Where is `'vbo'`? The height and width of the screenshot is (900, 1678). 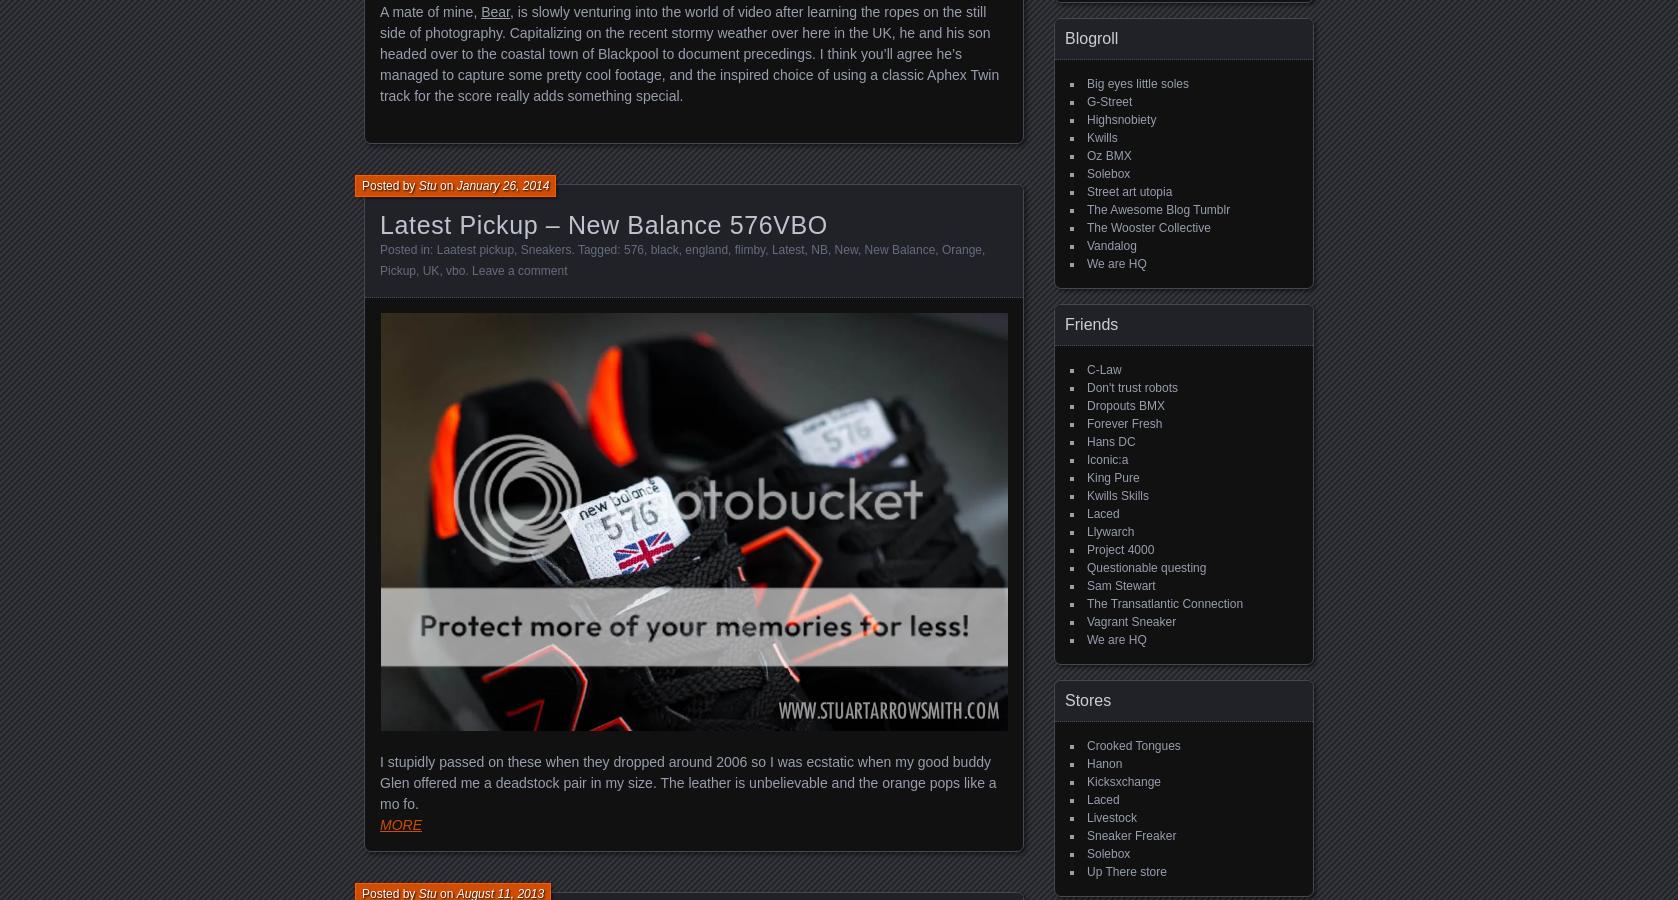 'vbo' is located at coordinates (445, 269).